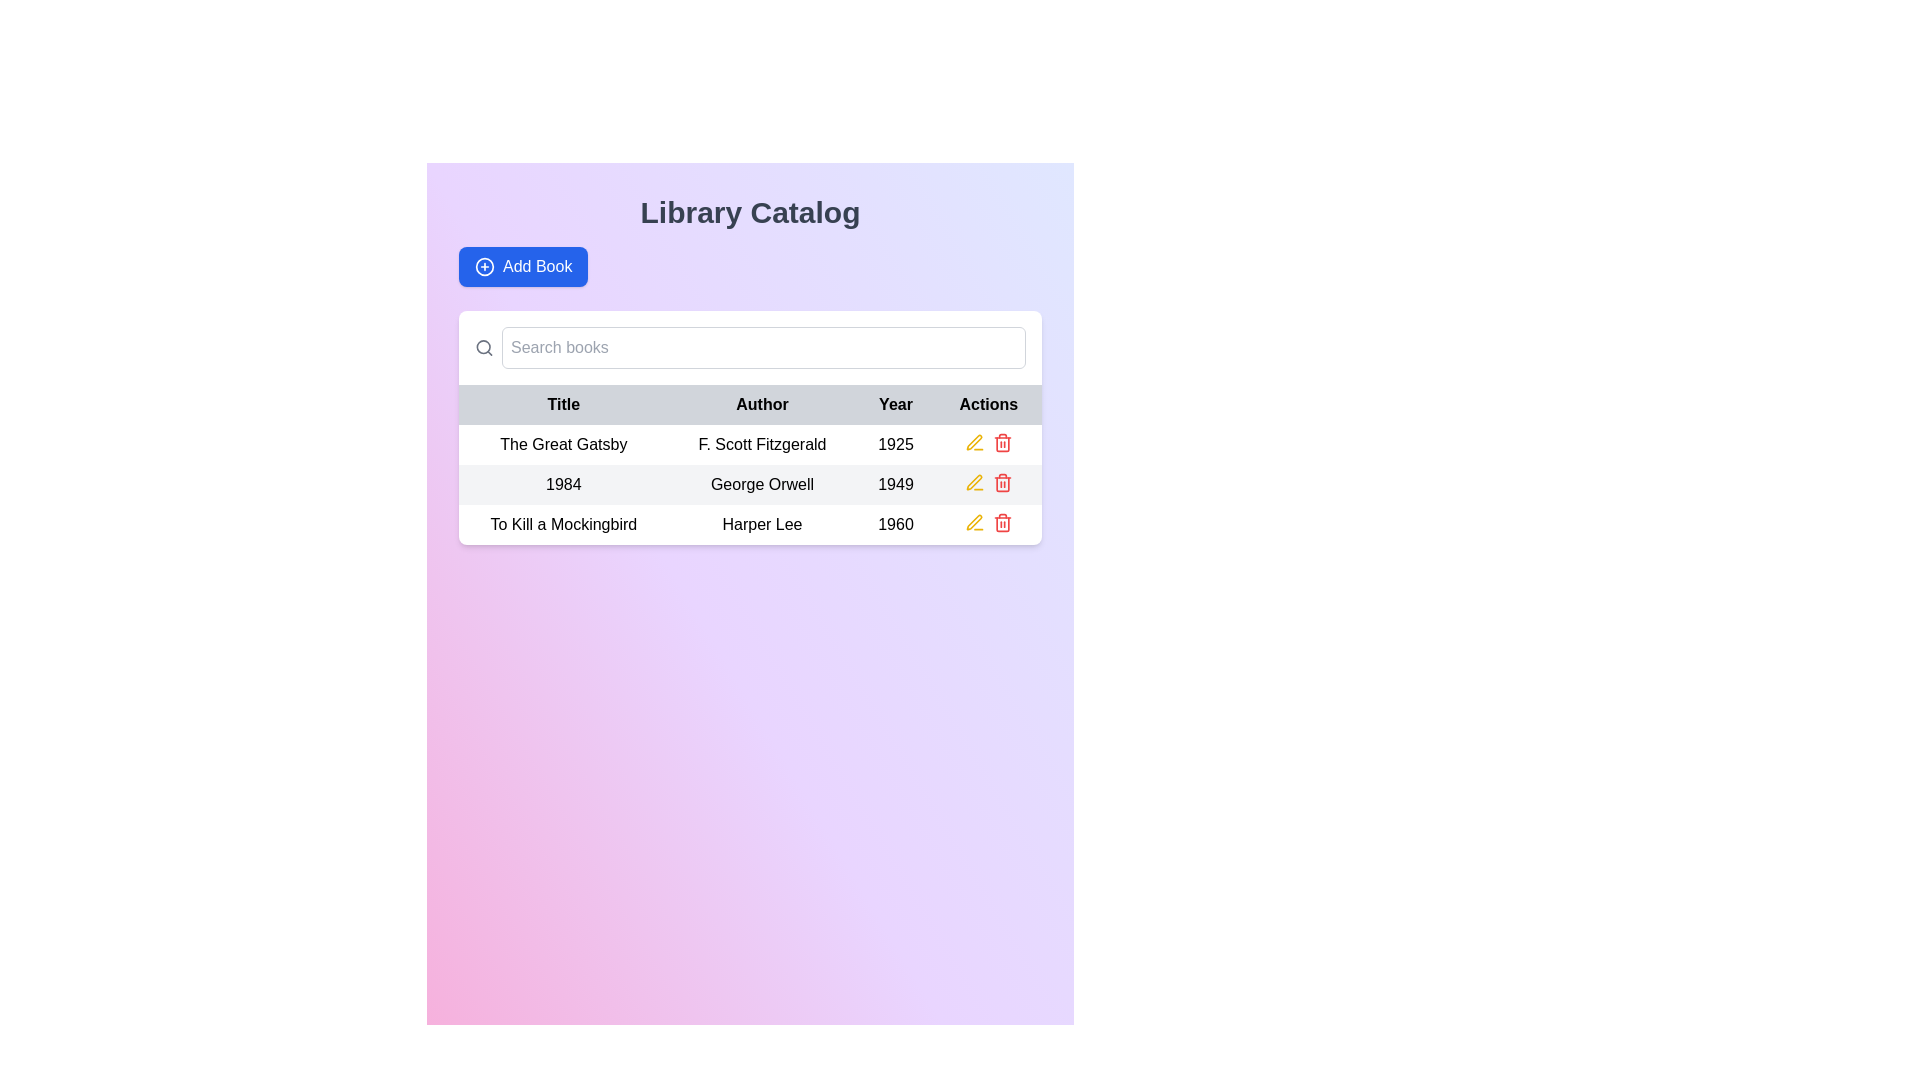  Describe the element at coordinates (974, 482) in the screenshot. I see `the Icon button in the 'Actions' column for the '1984' record` at that location.